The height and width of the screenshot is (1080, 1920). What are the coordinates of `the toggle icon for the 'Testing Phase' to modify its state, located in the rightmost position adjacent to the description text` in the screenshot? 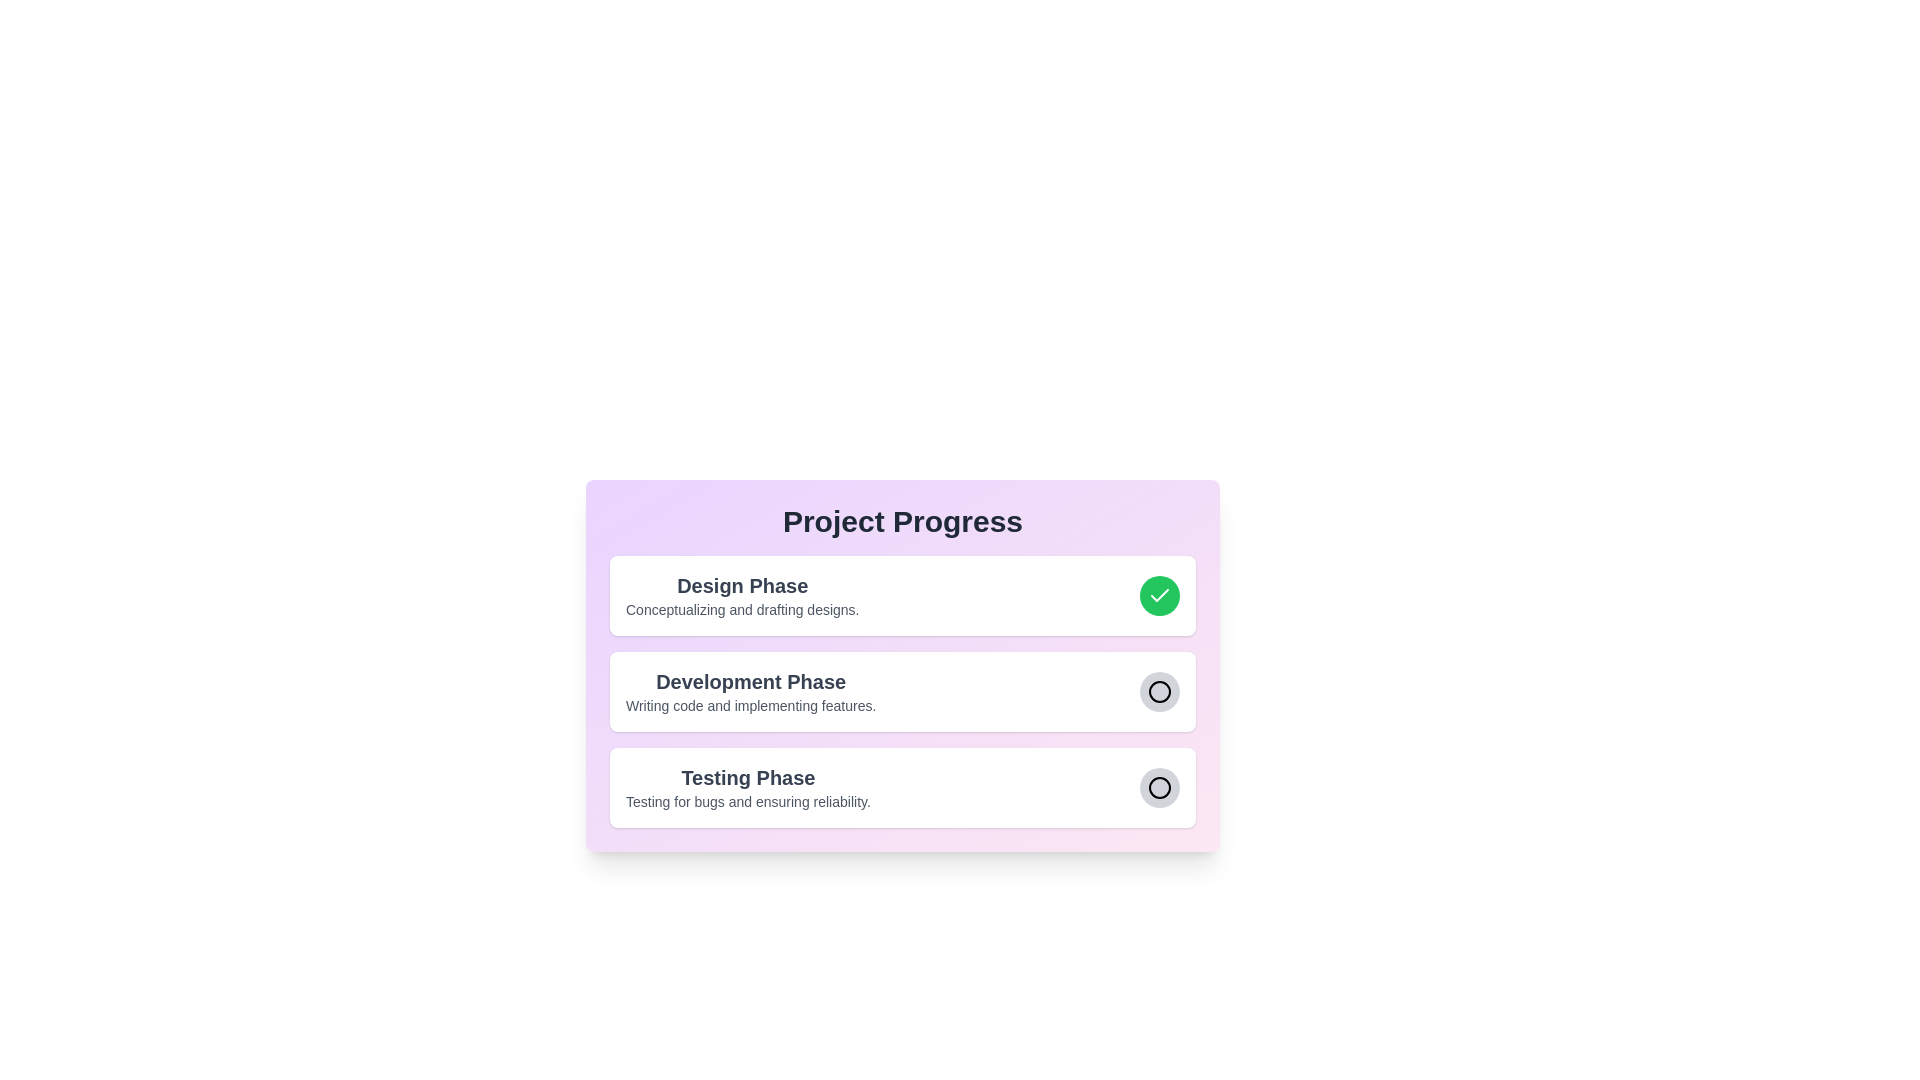 It's located at (1152, 786).